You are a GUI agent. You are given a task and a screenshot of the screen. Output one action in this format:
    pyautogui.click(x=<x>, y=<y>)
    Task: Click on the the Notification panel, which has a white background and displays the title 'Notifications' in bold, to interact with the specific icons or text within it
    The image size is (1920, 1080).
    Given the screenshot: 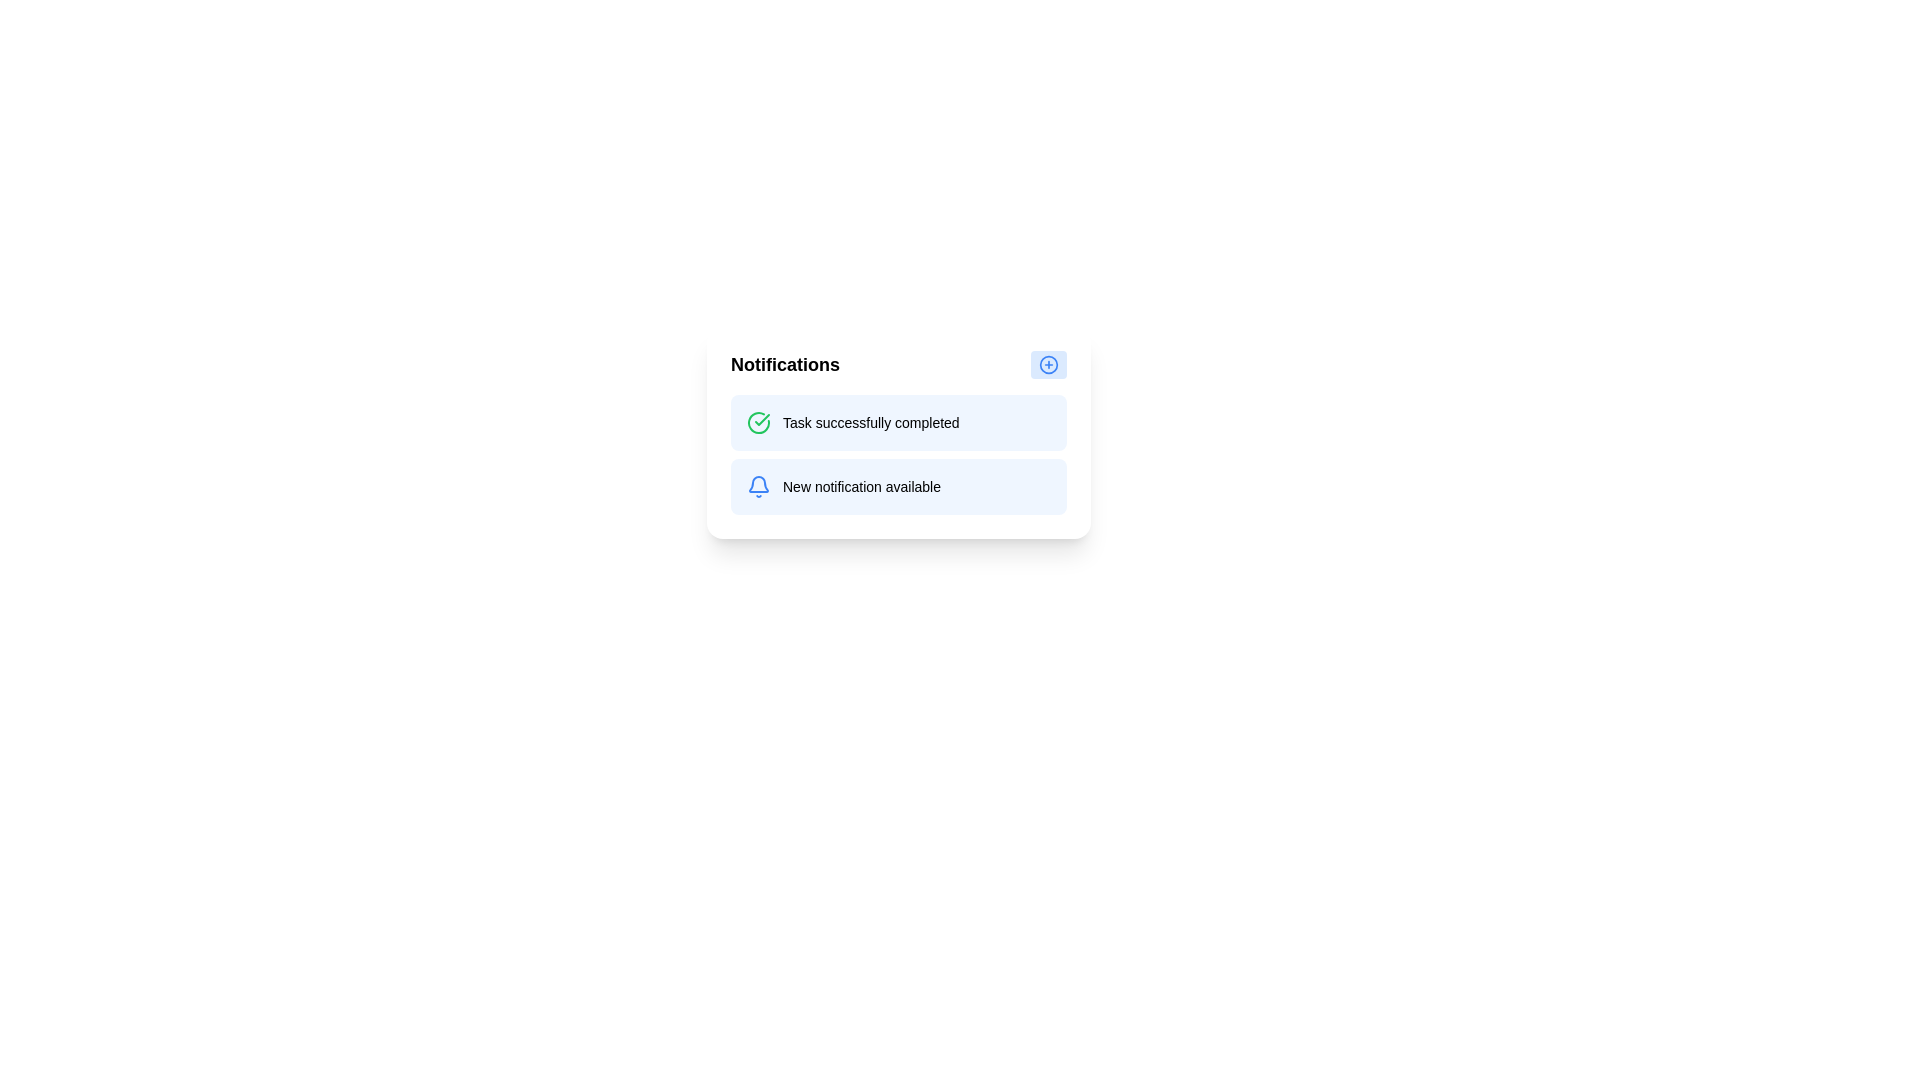 What is the action you would take?
    pyautogui.click(x=897, y=431)
    